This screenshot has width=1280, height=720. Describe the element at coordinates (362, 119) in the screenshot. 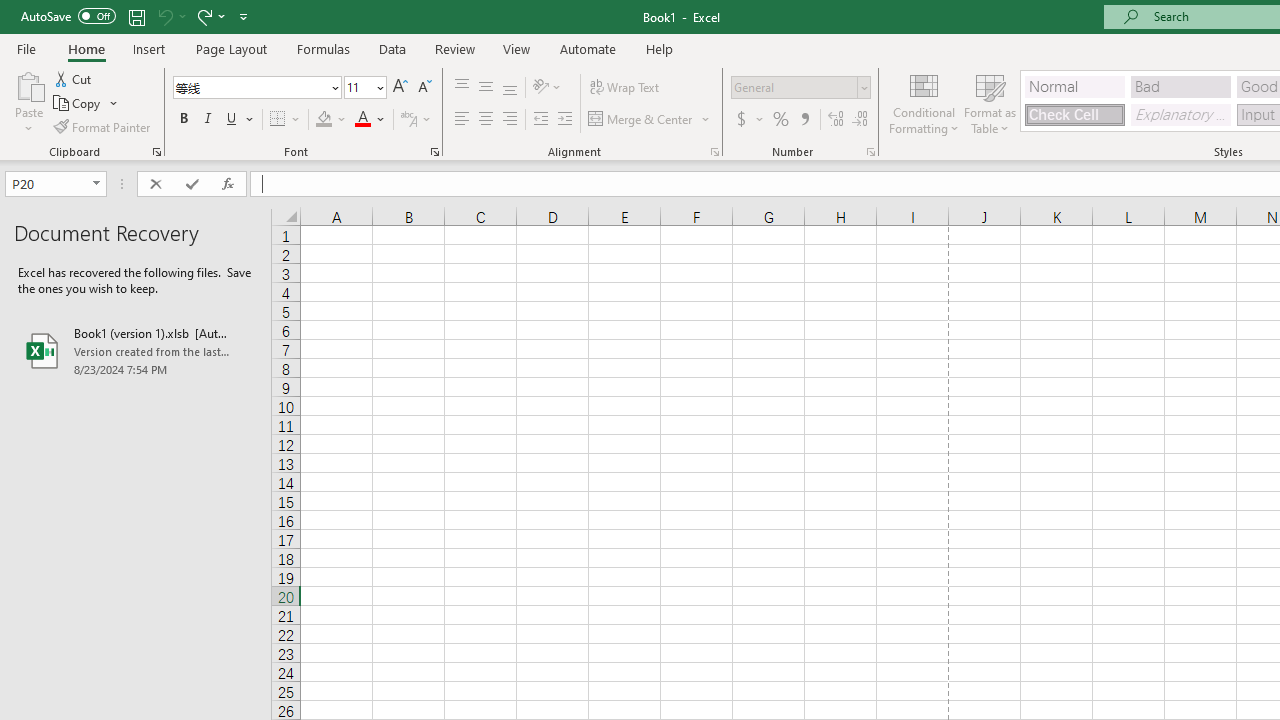

I see `'Font Color RGB(255, 0, 0)'` at that location.